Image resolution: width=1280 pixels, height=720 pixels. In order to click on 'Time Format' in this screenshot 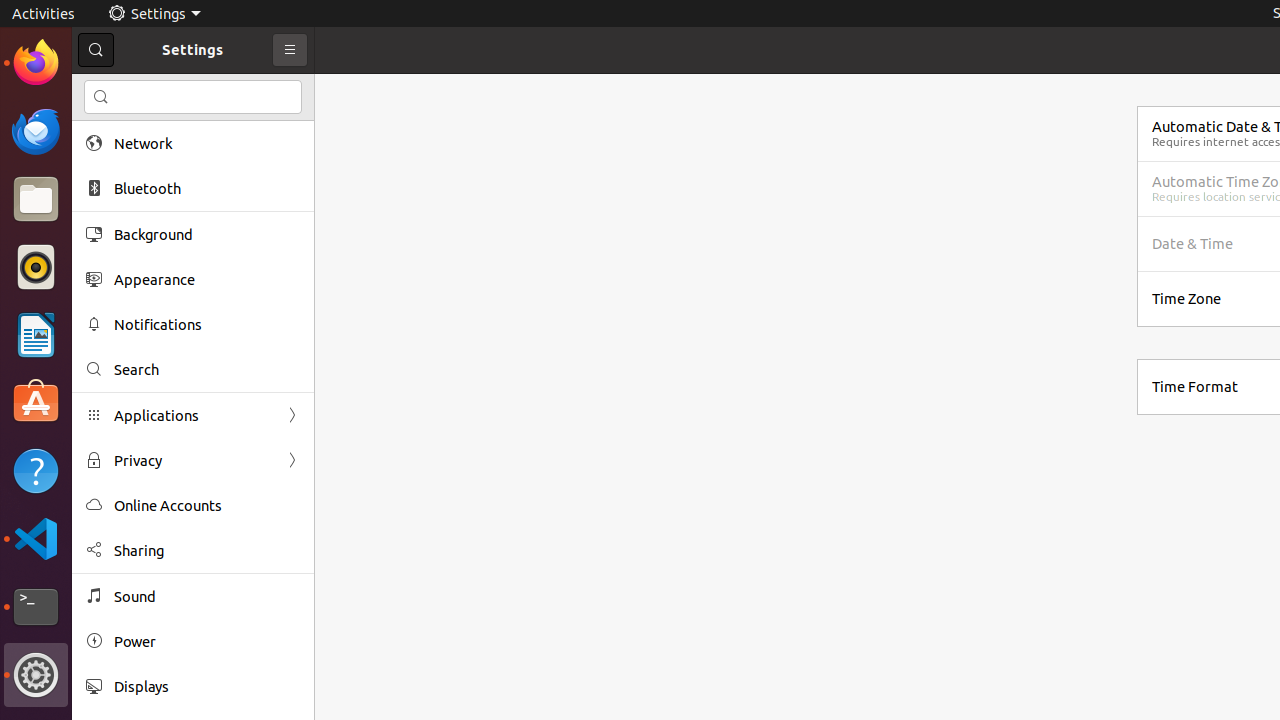, I will do `click(1195, 386)`.